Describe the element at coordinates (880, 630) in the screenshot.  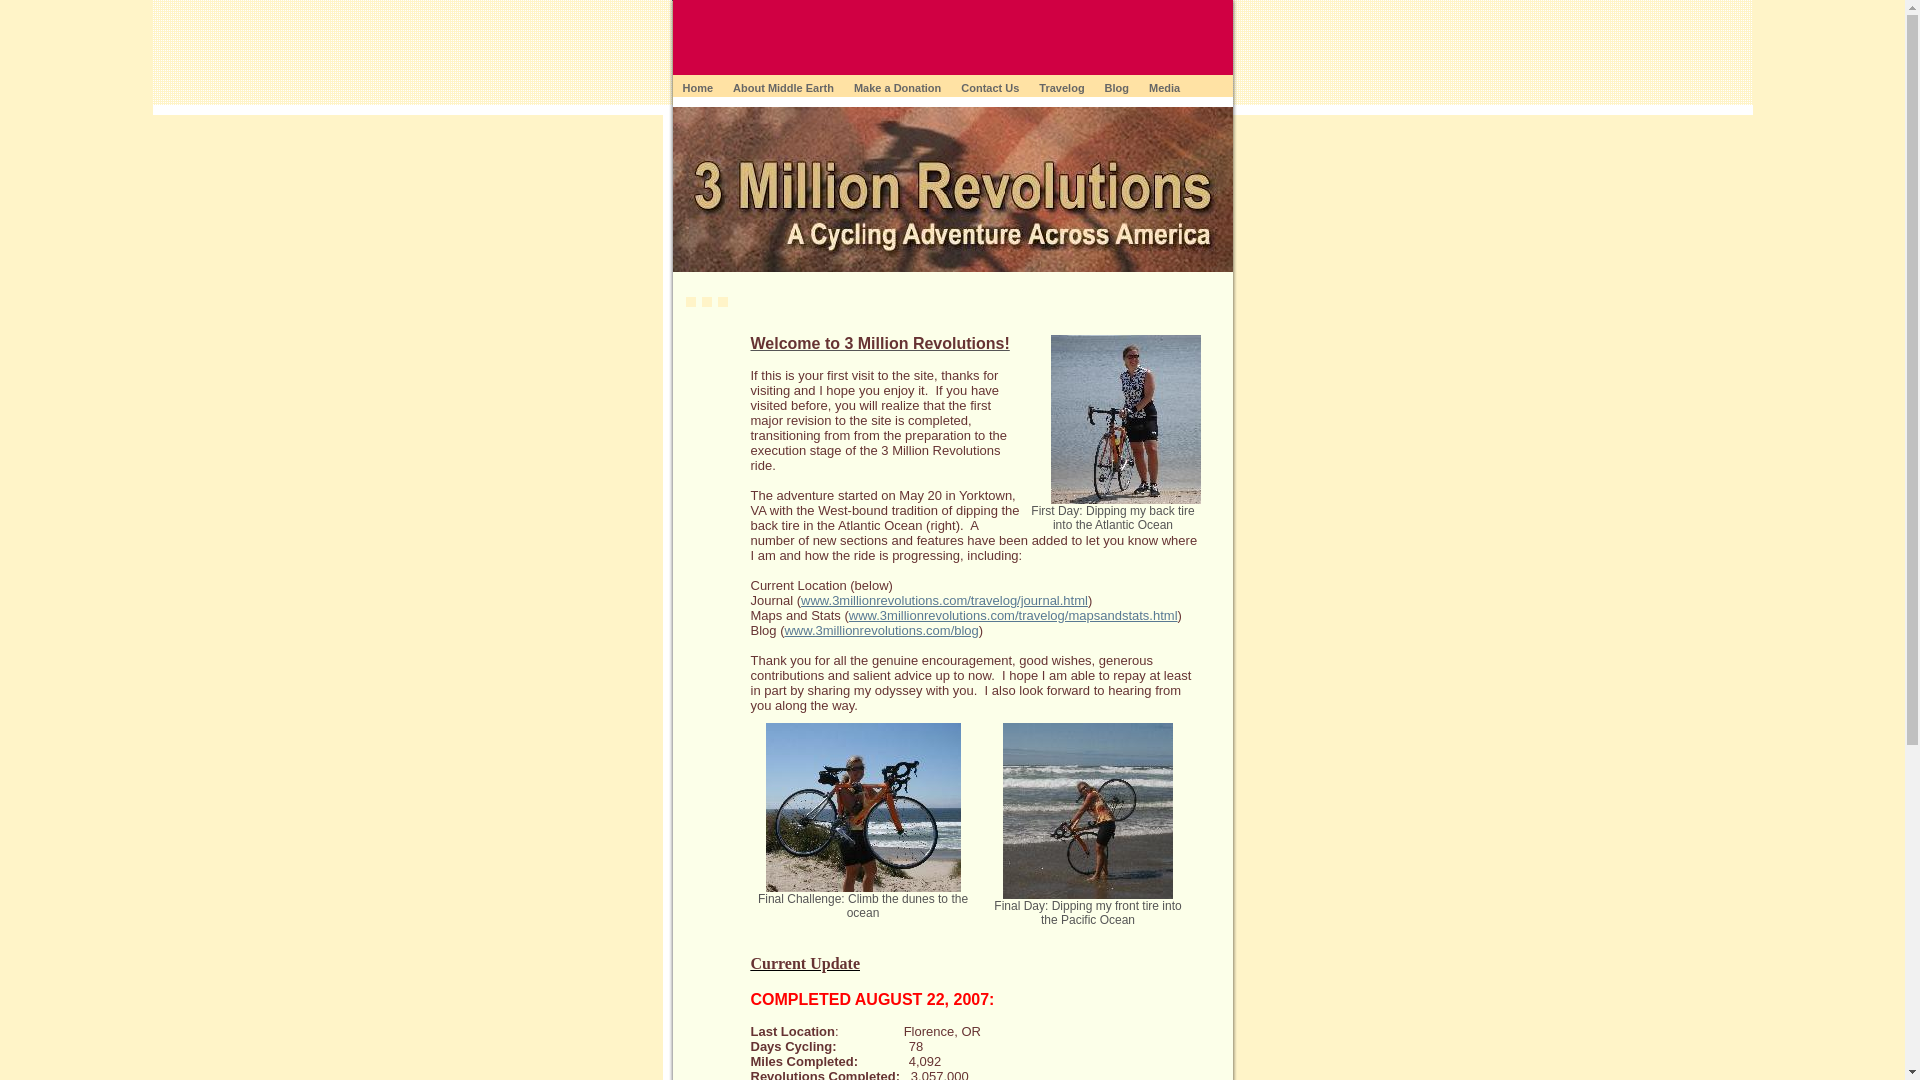
I see `'www.3millionrevolutions.com/blog'` at that location.